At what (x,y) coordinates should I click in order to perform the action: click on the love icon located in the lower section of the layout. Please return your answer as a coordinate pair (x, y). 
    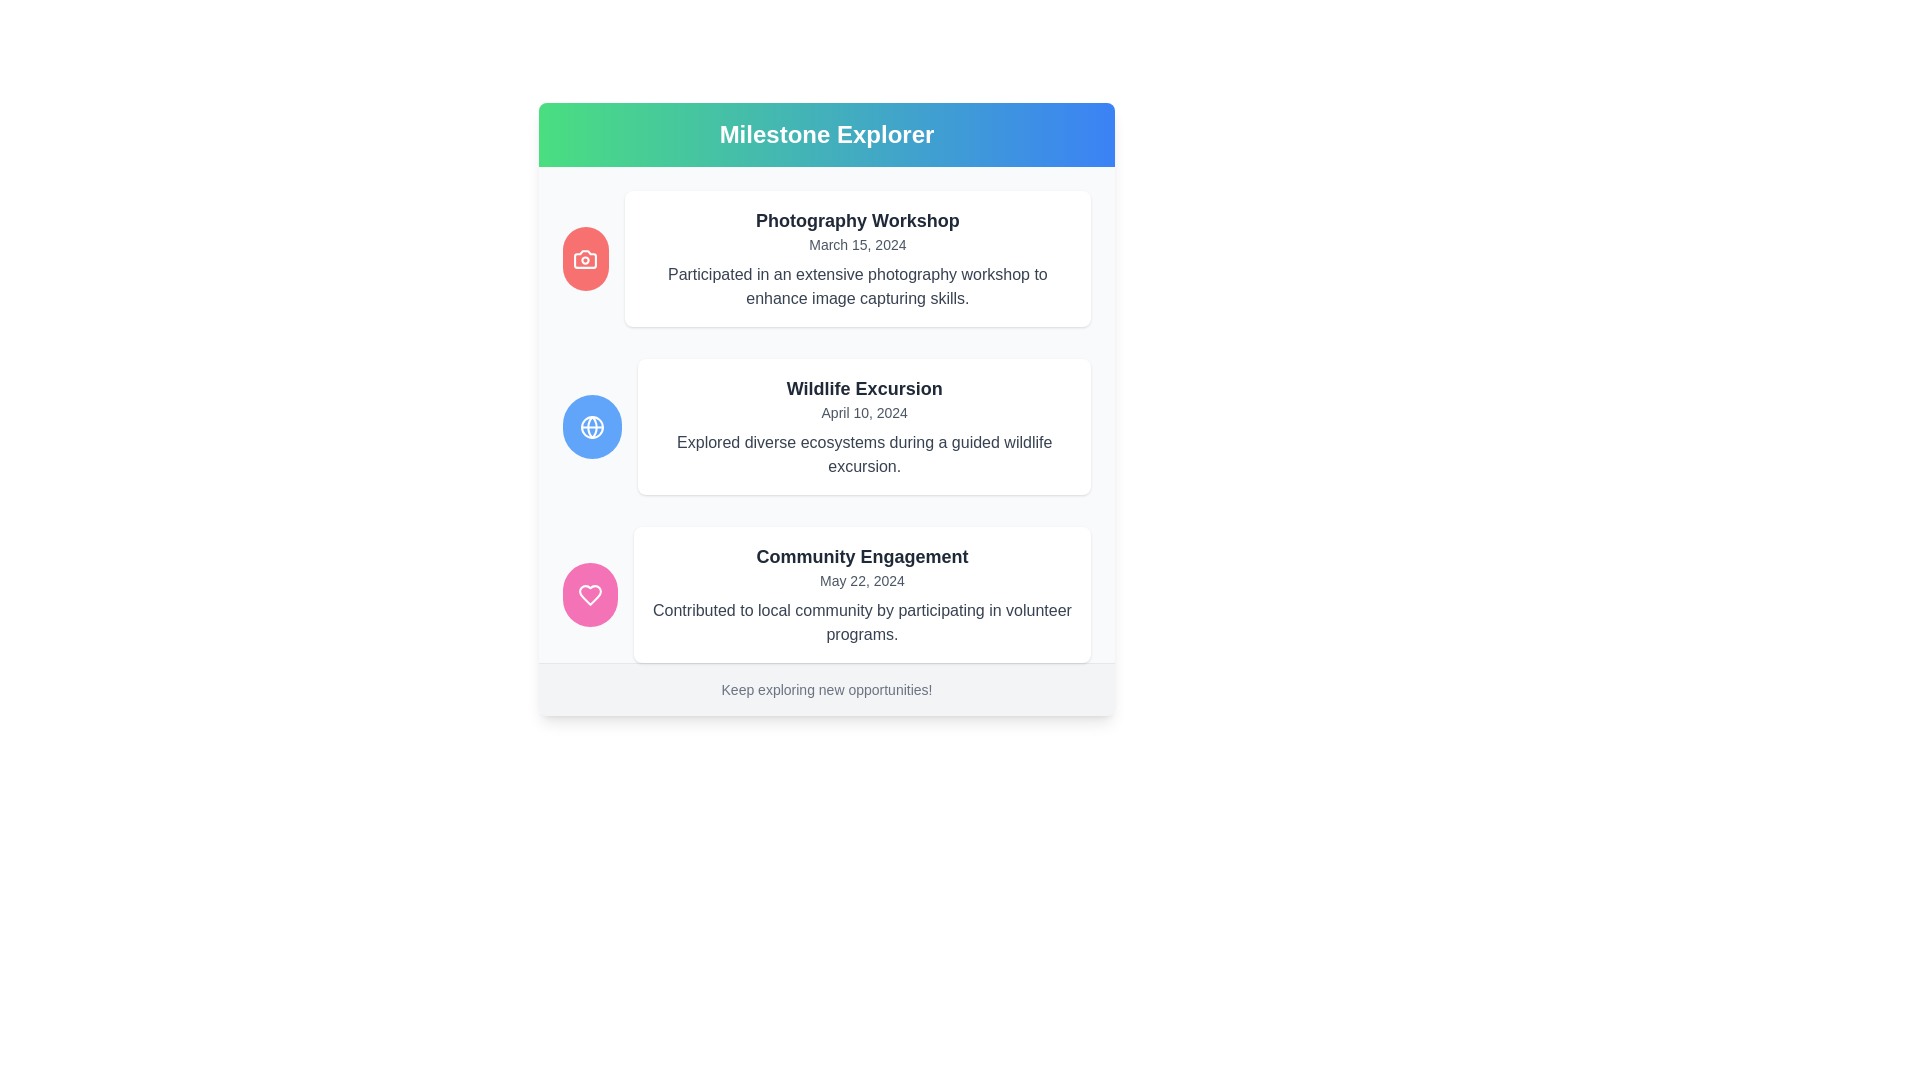
    Looking at the image, I should click on (589, 593).